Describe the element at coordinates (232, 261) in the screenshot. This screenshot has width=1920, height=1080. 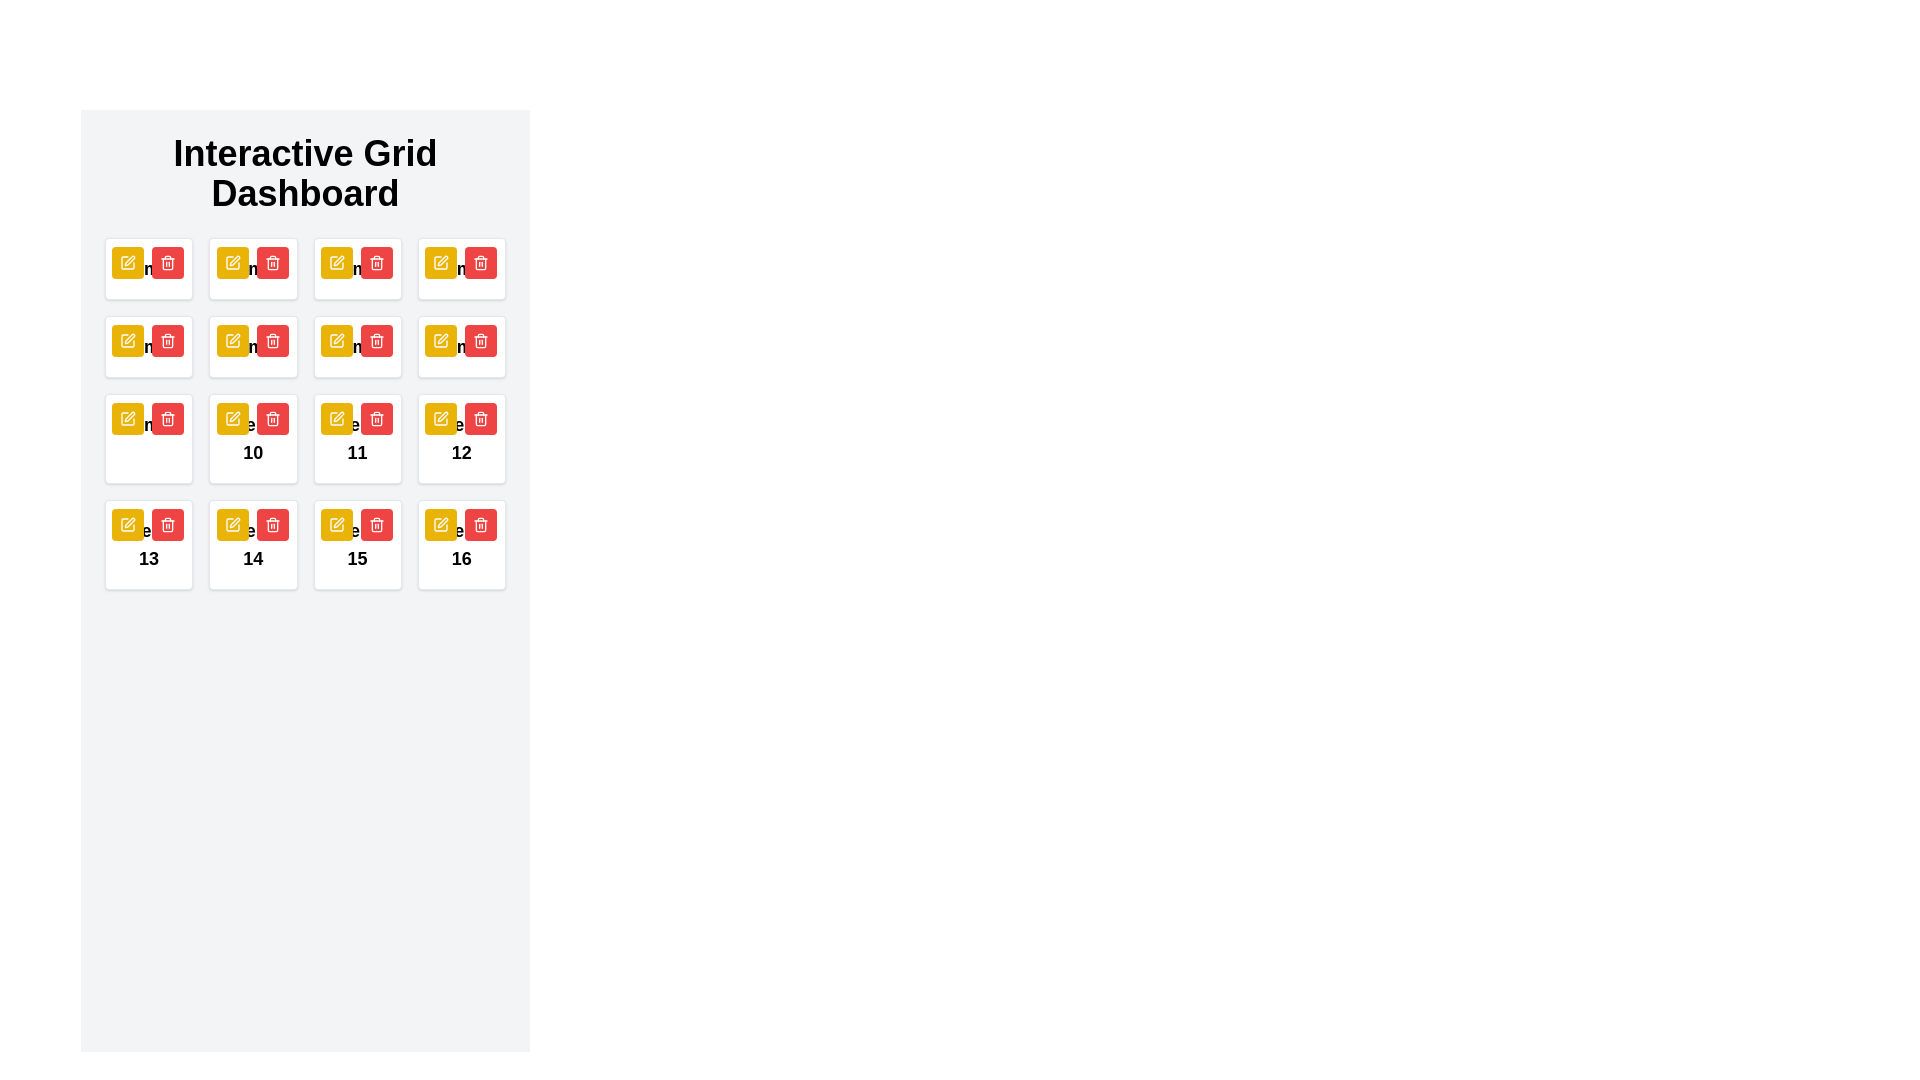
I see `the square icon located in the top-left corner of the interactive grid, which is the first icon in the icon group` at that location.